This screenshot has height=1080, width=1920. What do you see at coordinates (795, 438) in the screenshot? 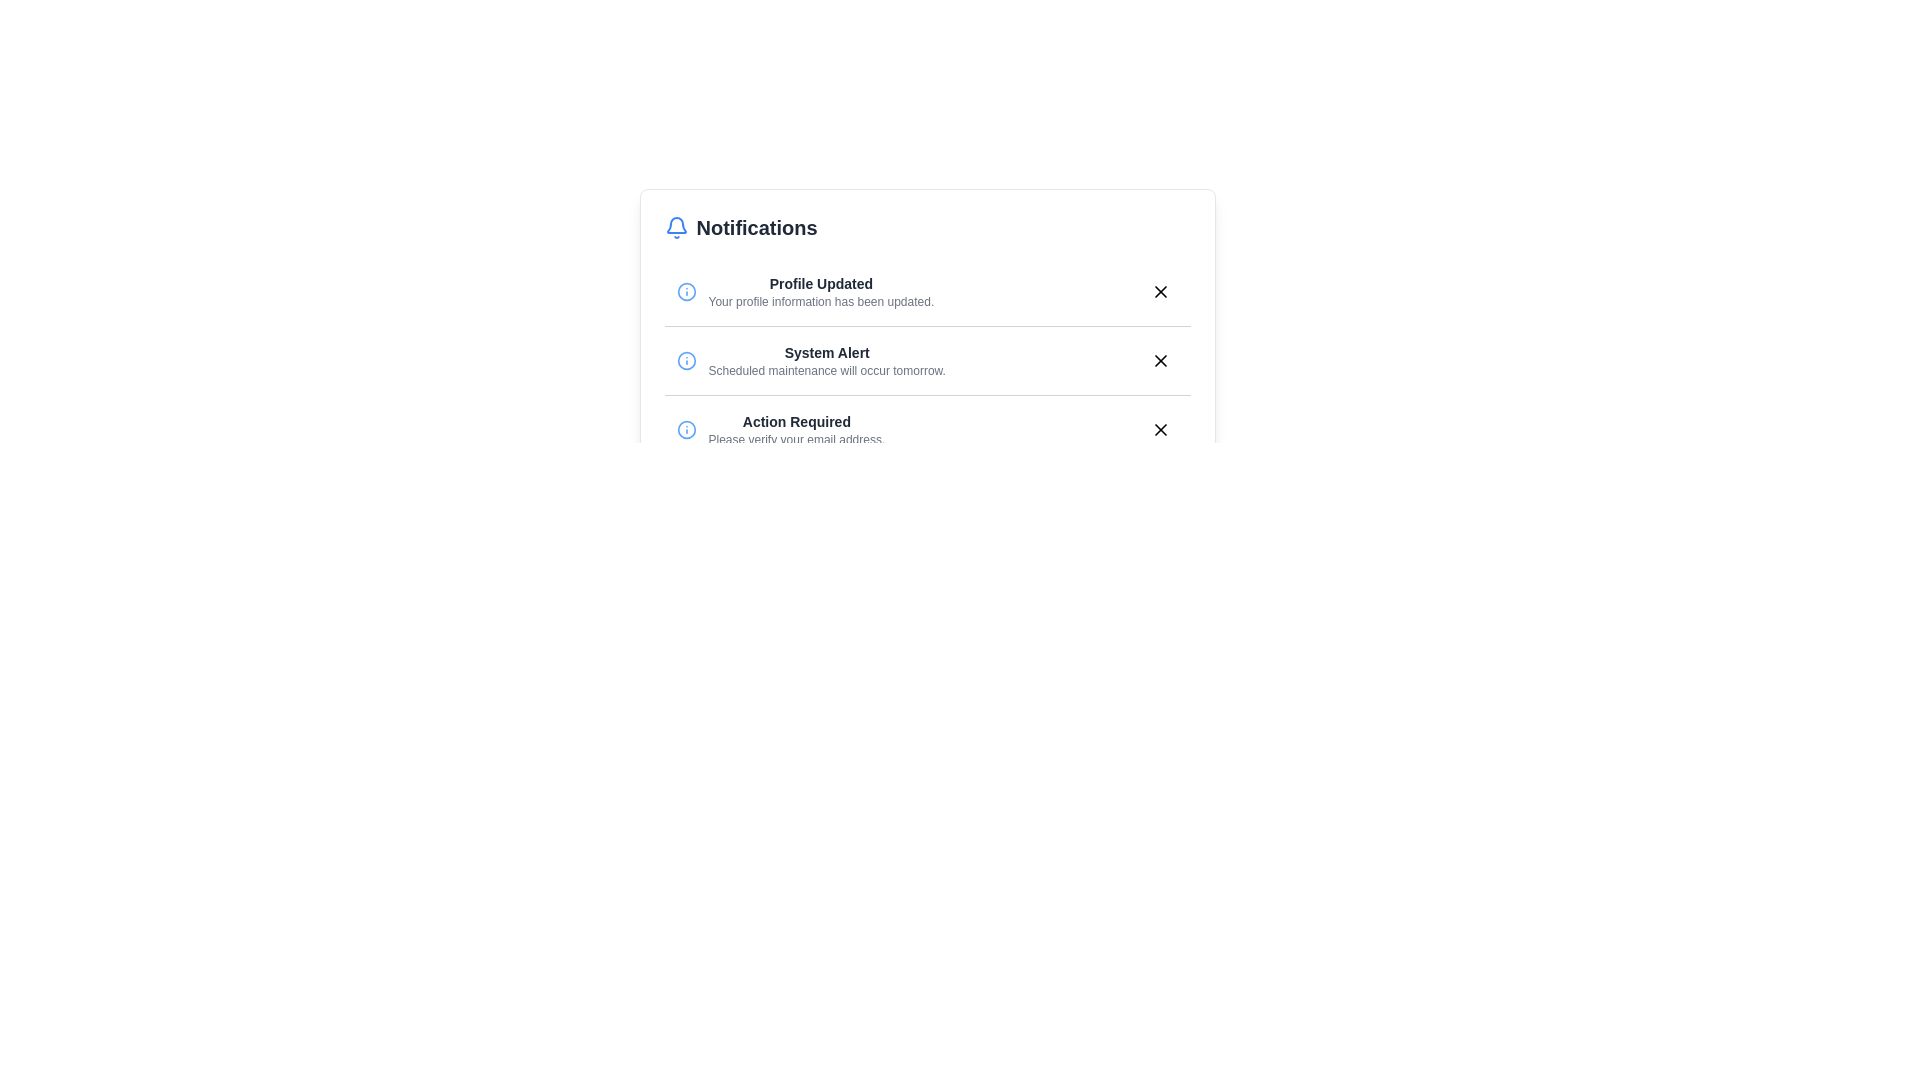
I see `static text displaying 'Please verify your email address.' located directly beneath the heading 'Action Required' in the right-hand portion of the content area` at bounding box center [795, 438].